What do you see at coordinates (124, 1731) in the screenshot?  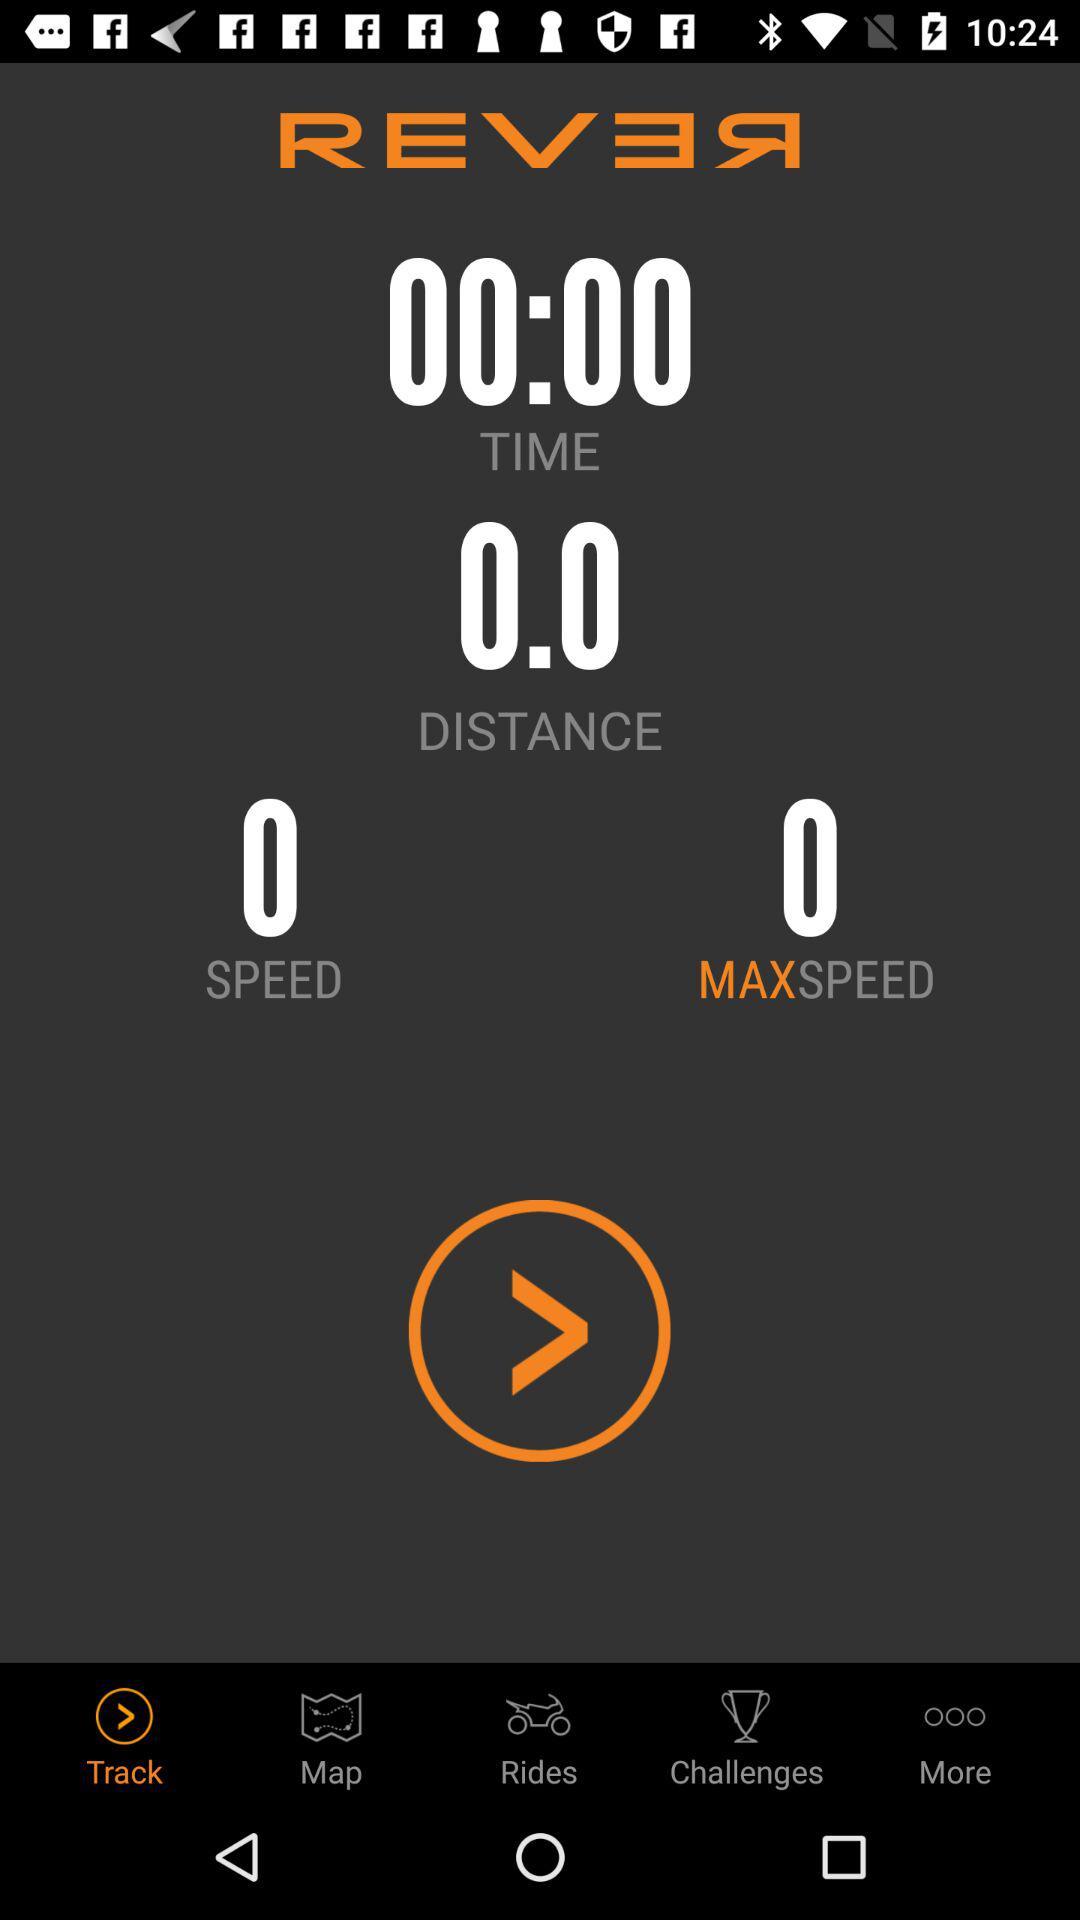 I see `the item to the left of the map item` at bounding box center [124, 1731].